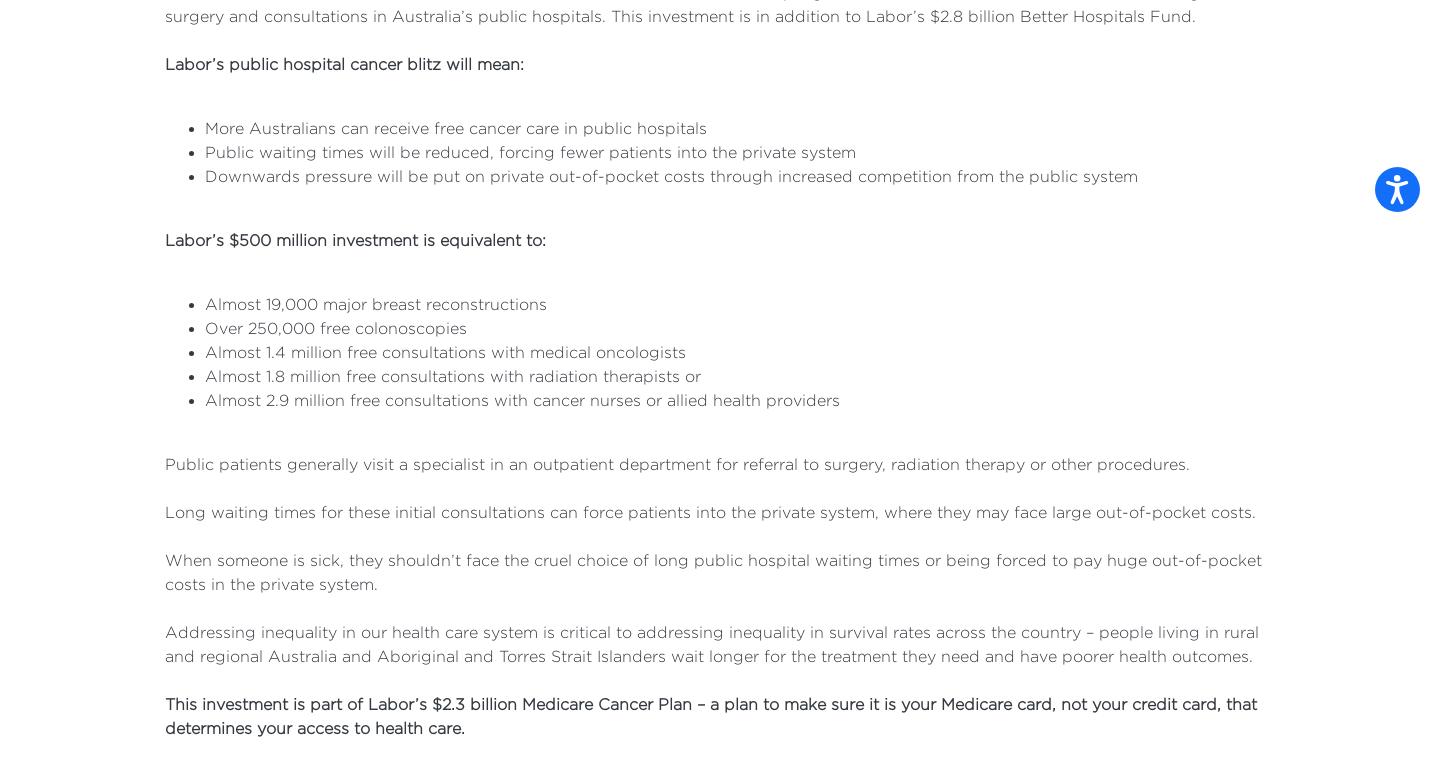  Describe the element at coordinates (344, 63) in the screenshot. I see `'Labor’s public hospital cancer blitz will mean:'` at that location.